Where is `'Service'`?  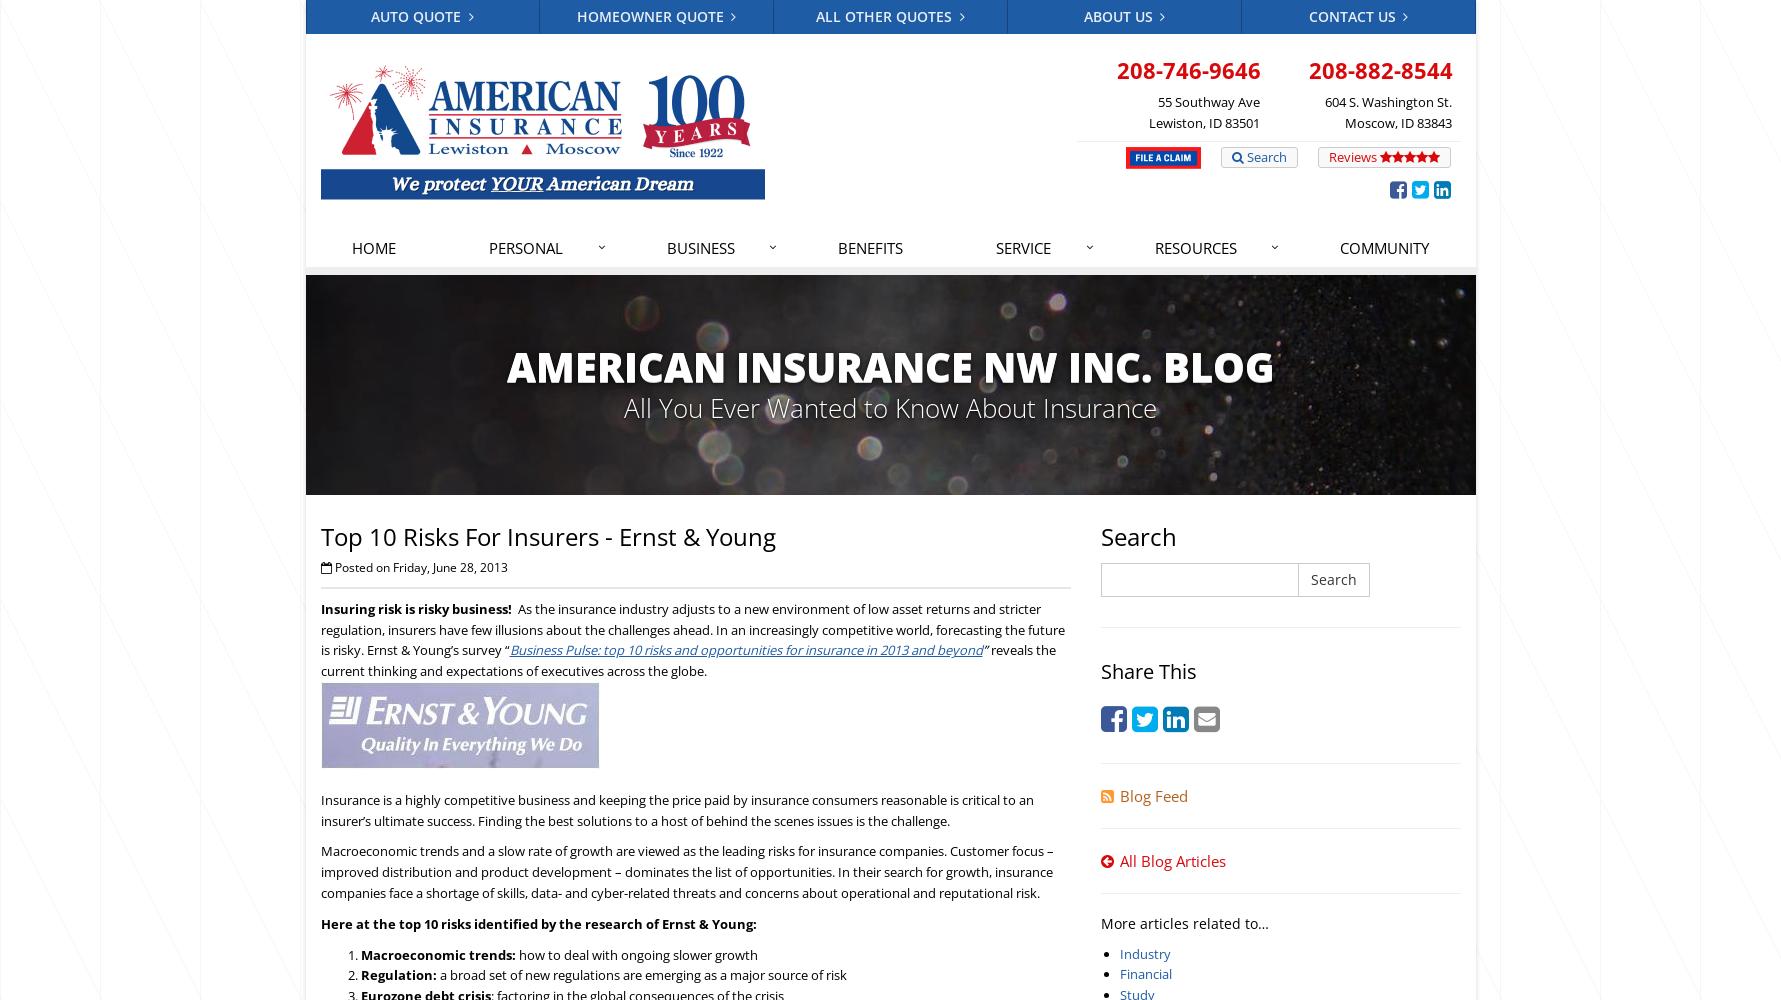 'Service' is located at coordinates (1023, 246).